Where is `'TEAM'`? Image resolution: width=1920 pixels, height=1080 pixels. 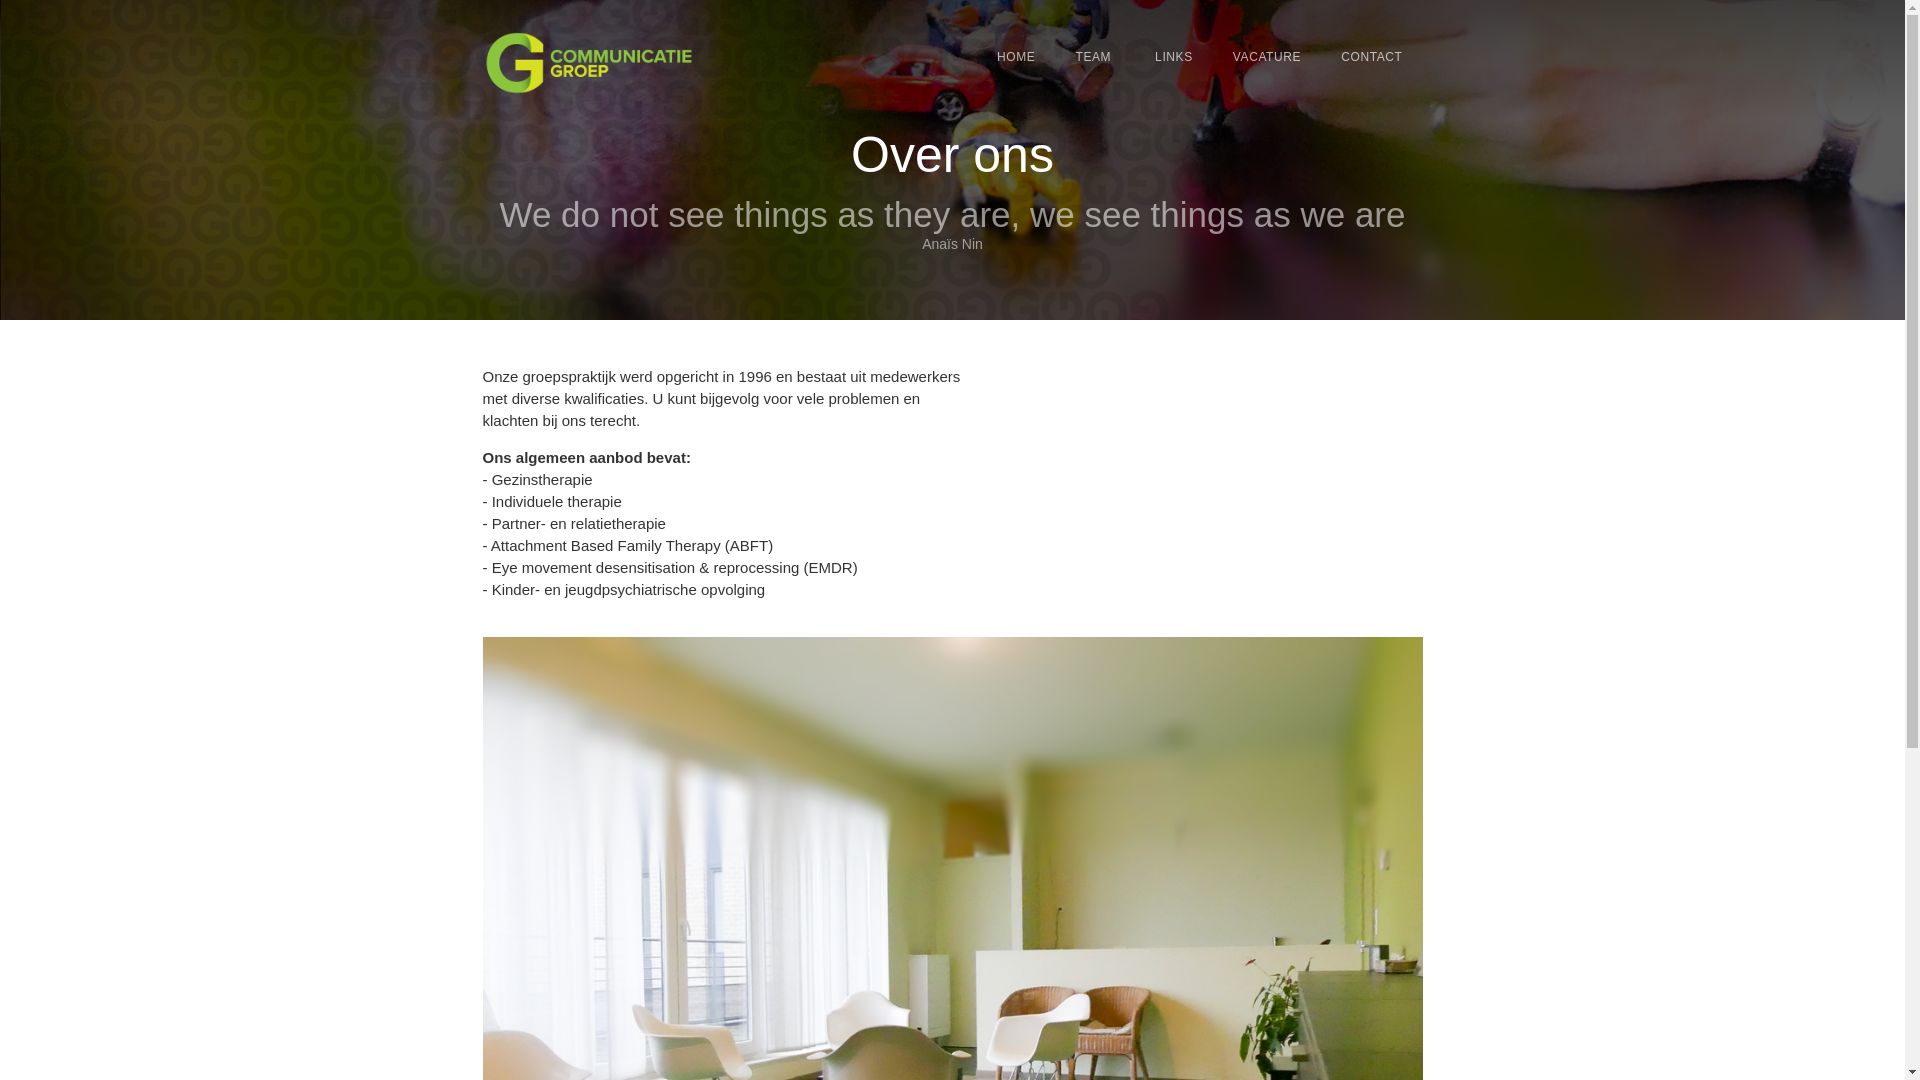 'TEAM' is located at coordinates (1092, 56).